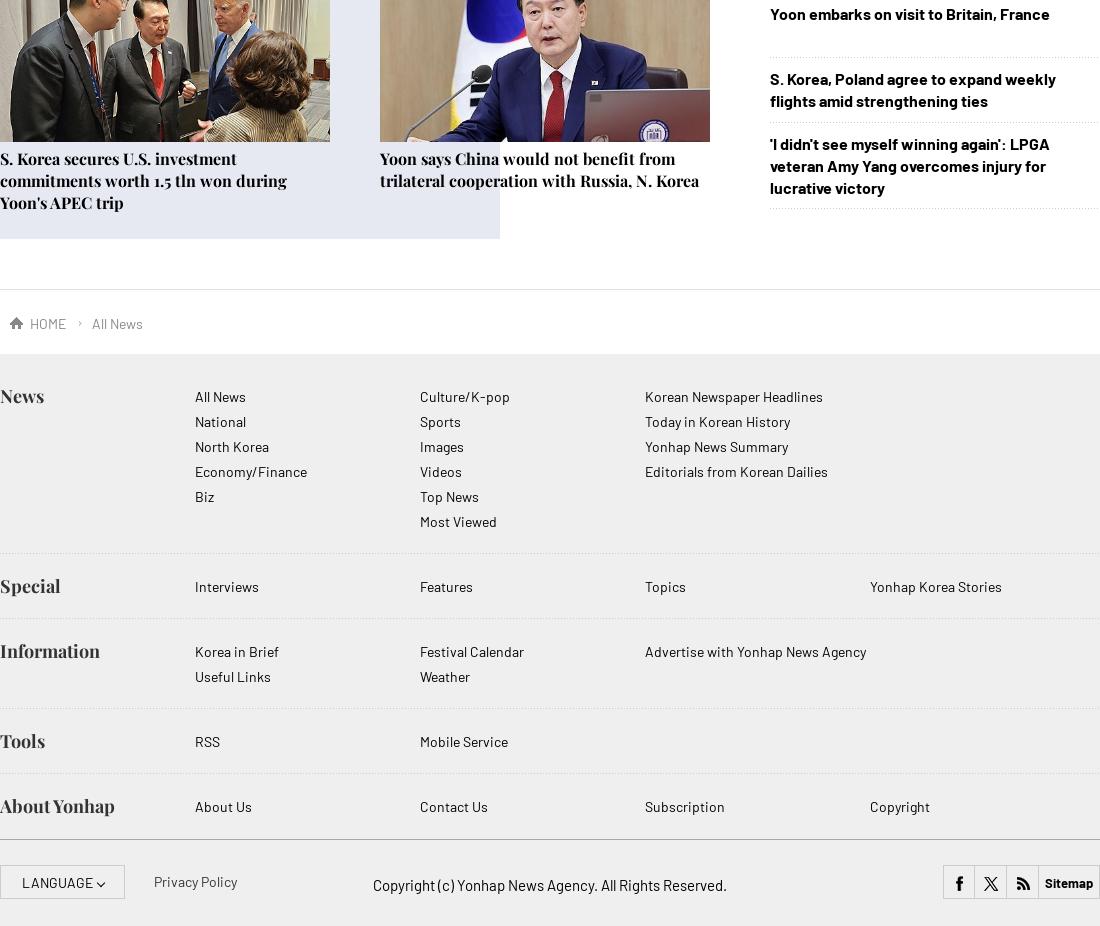 The height and width of the screenshot is (926, 1100). What do you see at coordinates (418, 446) in the screenshot?
I see `'Images'` at bounding box center [418, 446].